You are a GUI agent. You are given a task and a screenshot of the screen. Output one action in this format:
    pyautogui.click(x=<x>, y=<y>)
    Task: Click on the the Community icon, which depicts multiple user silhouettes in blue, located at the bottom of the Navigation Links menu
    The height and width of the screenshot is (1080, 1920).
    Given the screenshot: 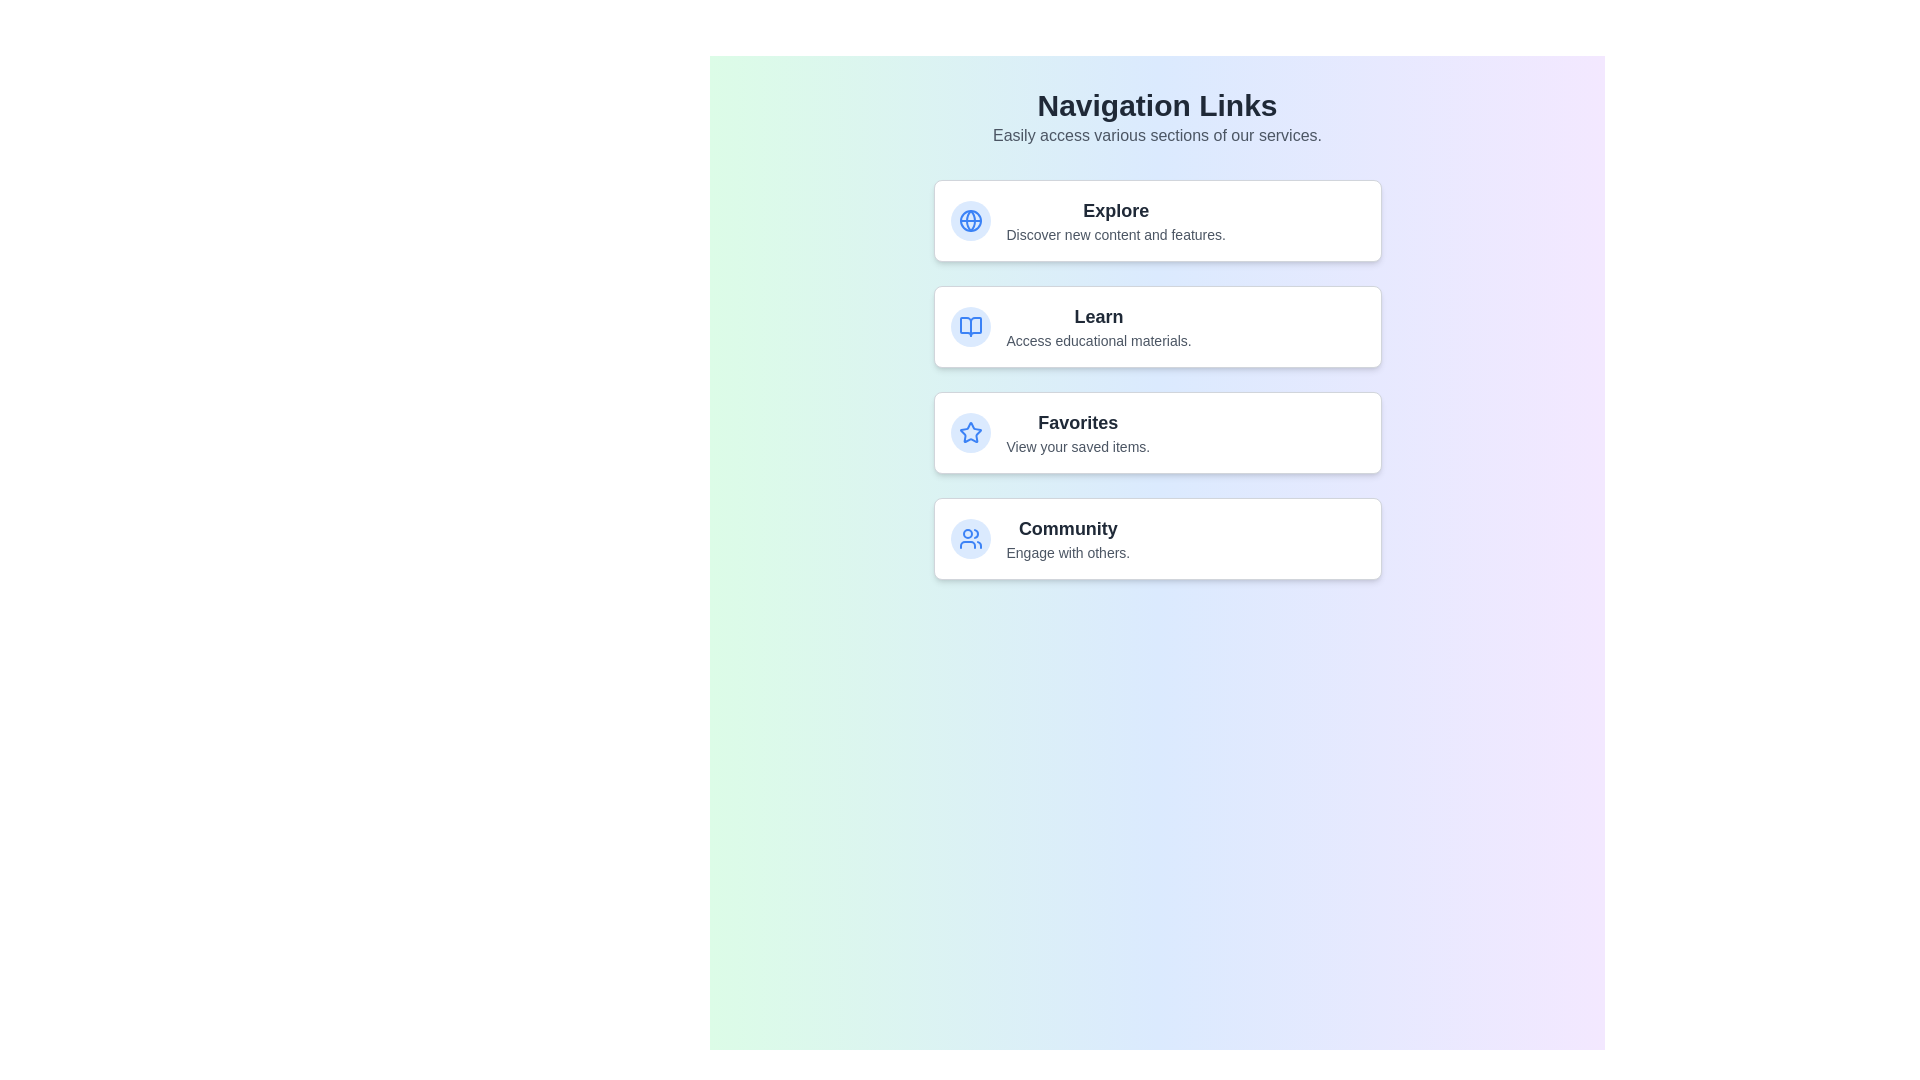 What is the action you would take?
    pyautogui.click(x=970, y=538)
    